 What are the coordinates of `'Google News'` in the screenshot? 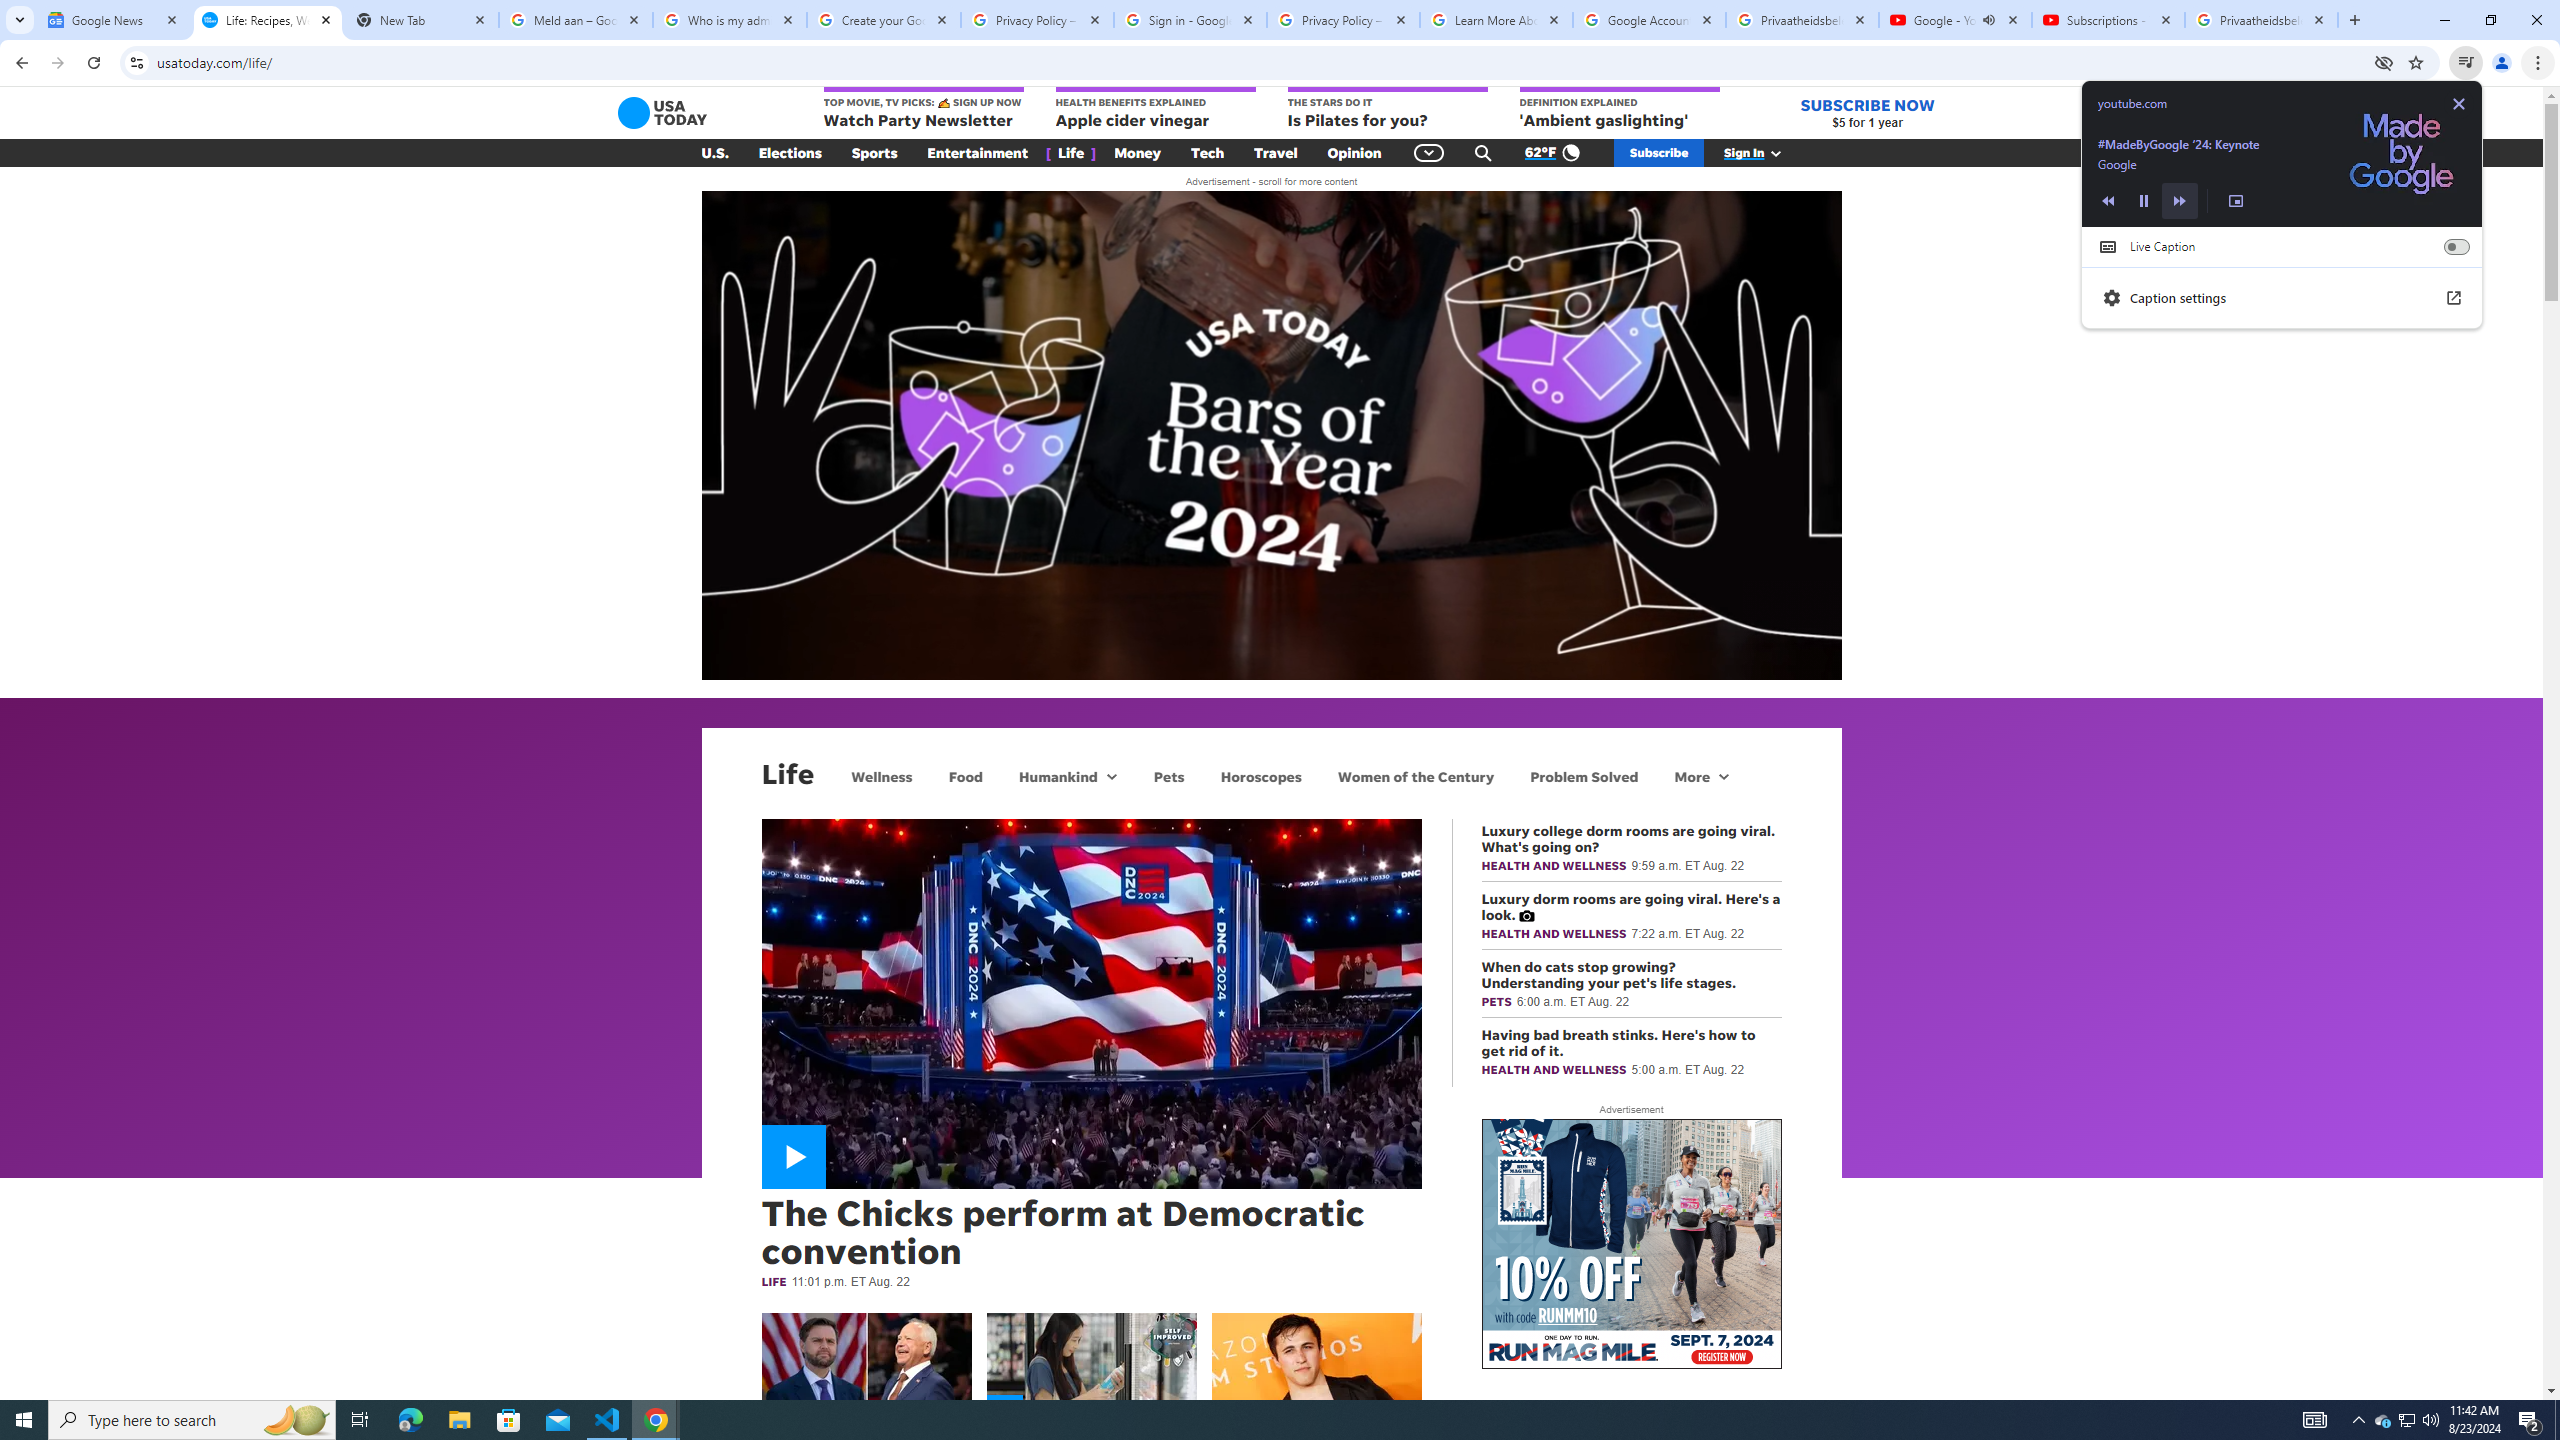 It's located at (113, 19).